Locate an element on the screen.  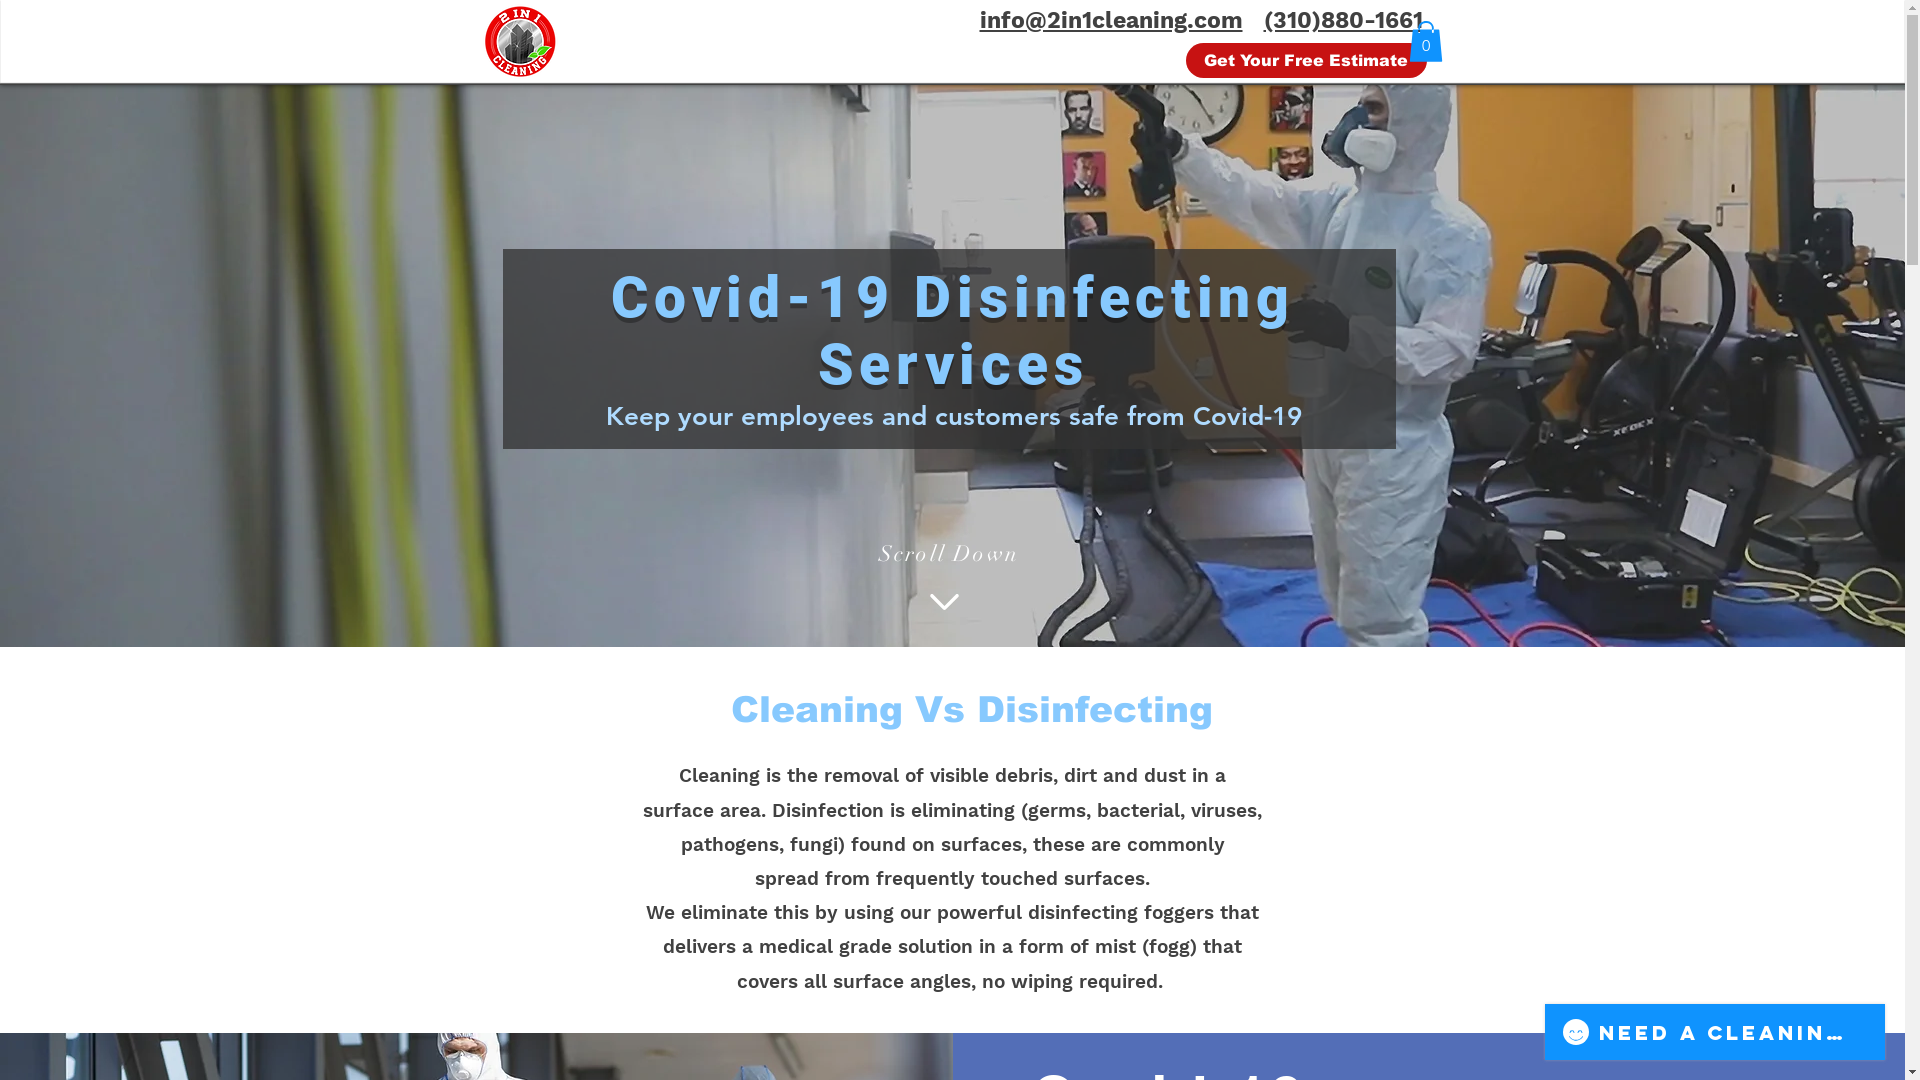
'info@2in1cleaning.com' is located at coordinates (1110, 20).